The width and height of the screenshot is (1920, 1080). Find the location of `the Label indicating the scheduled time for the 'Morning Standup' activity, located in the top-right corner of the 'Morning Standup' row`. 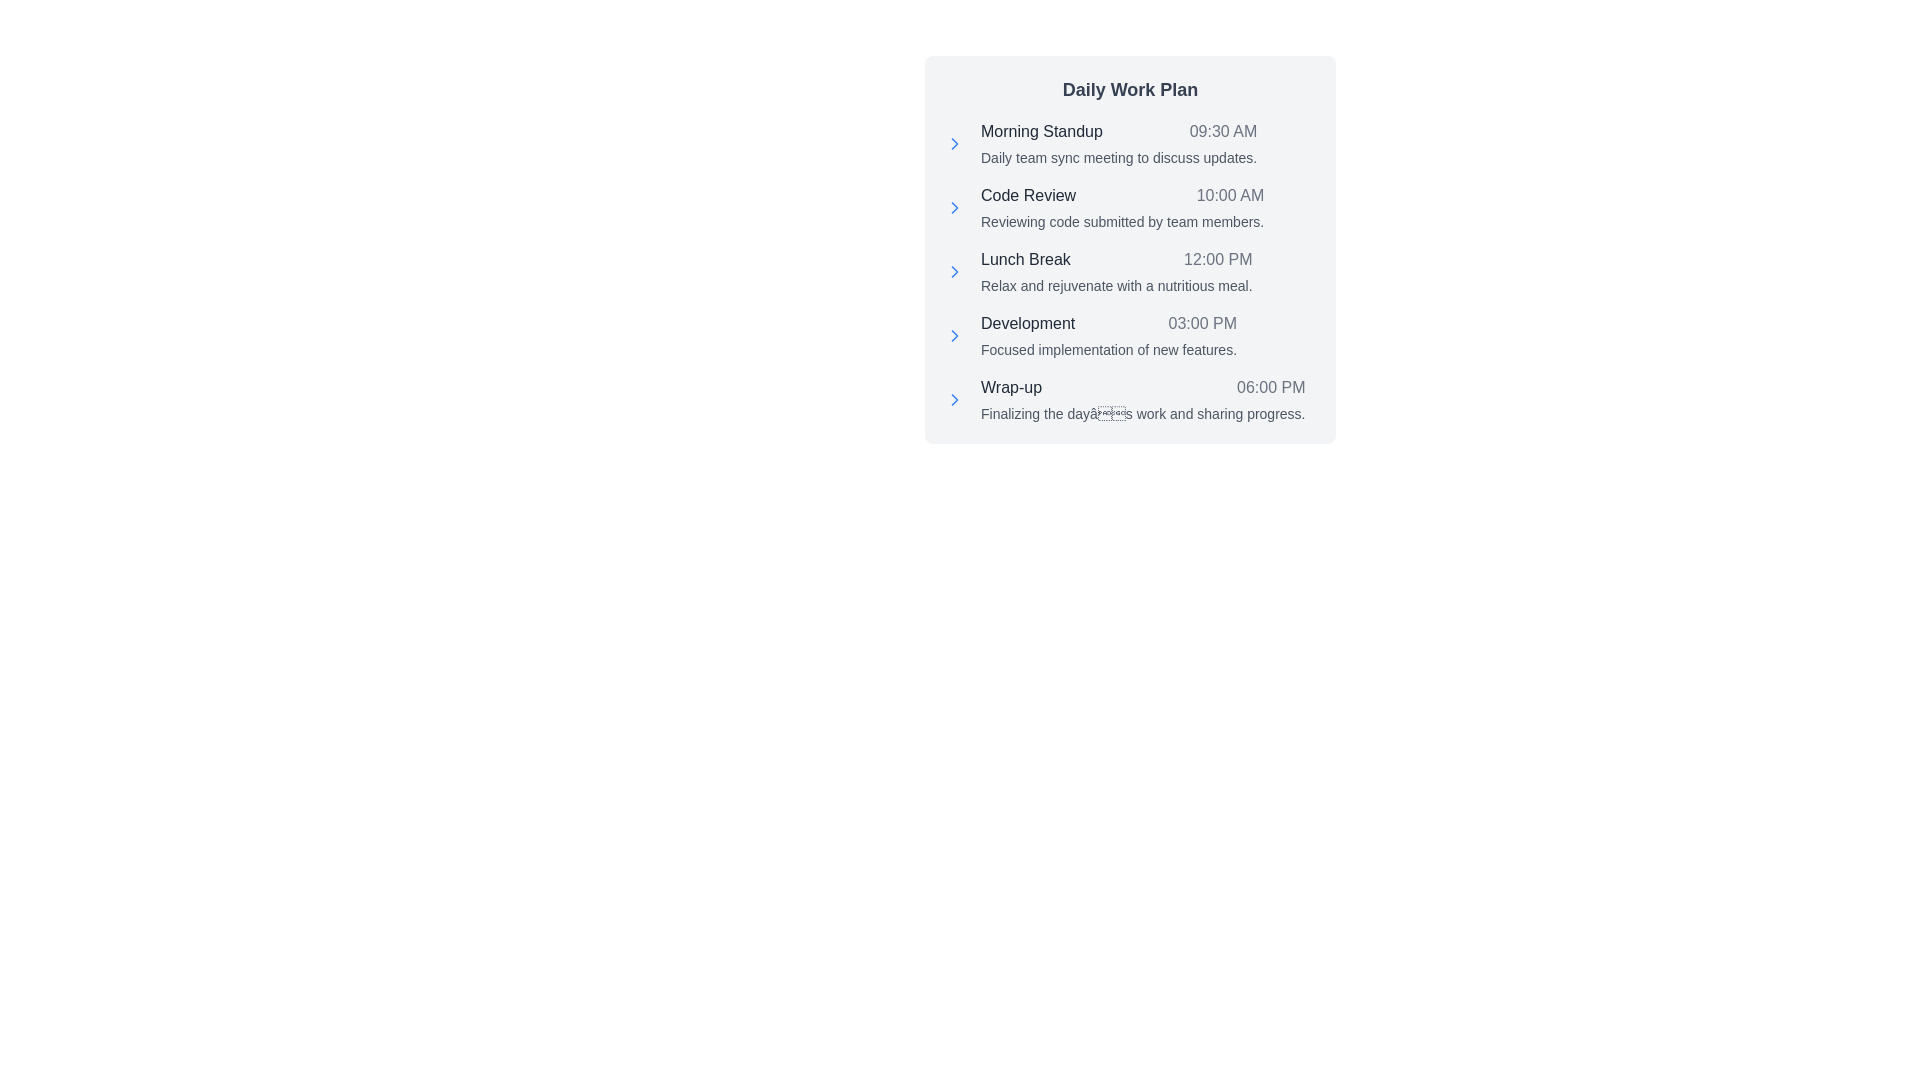

the Label indicating the scheduled time for the 'Morning Standup' activity, located in the top-right corner of the 'Morning Standup' row is located at coordinates (1222, 131).